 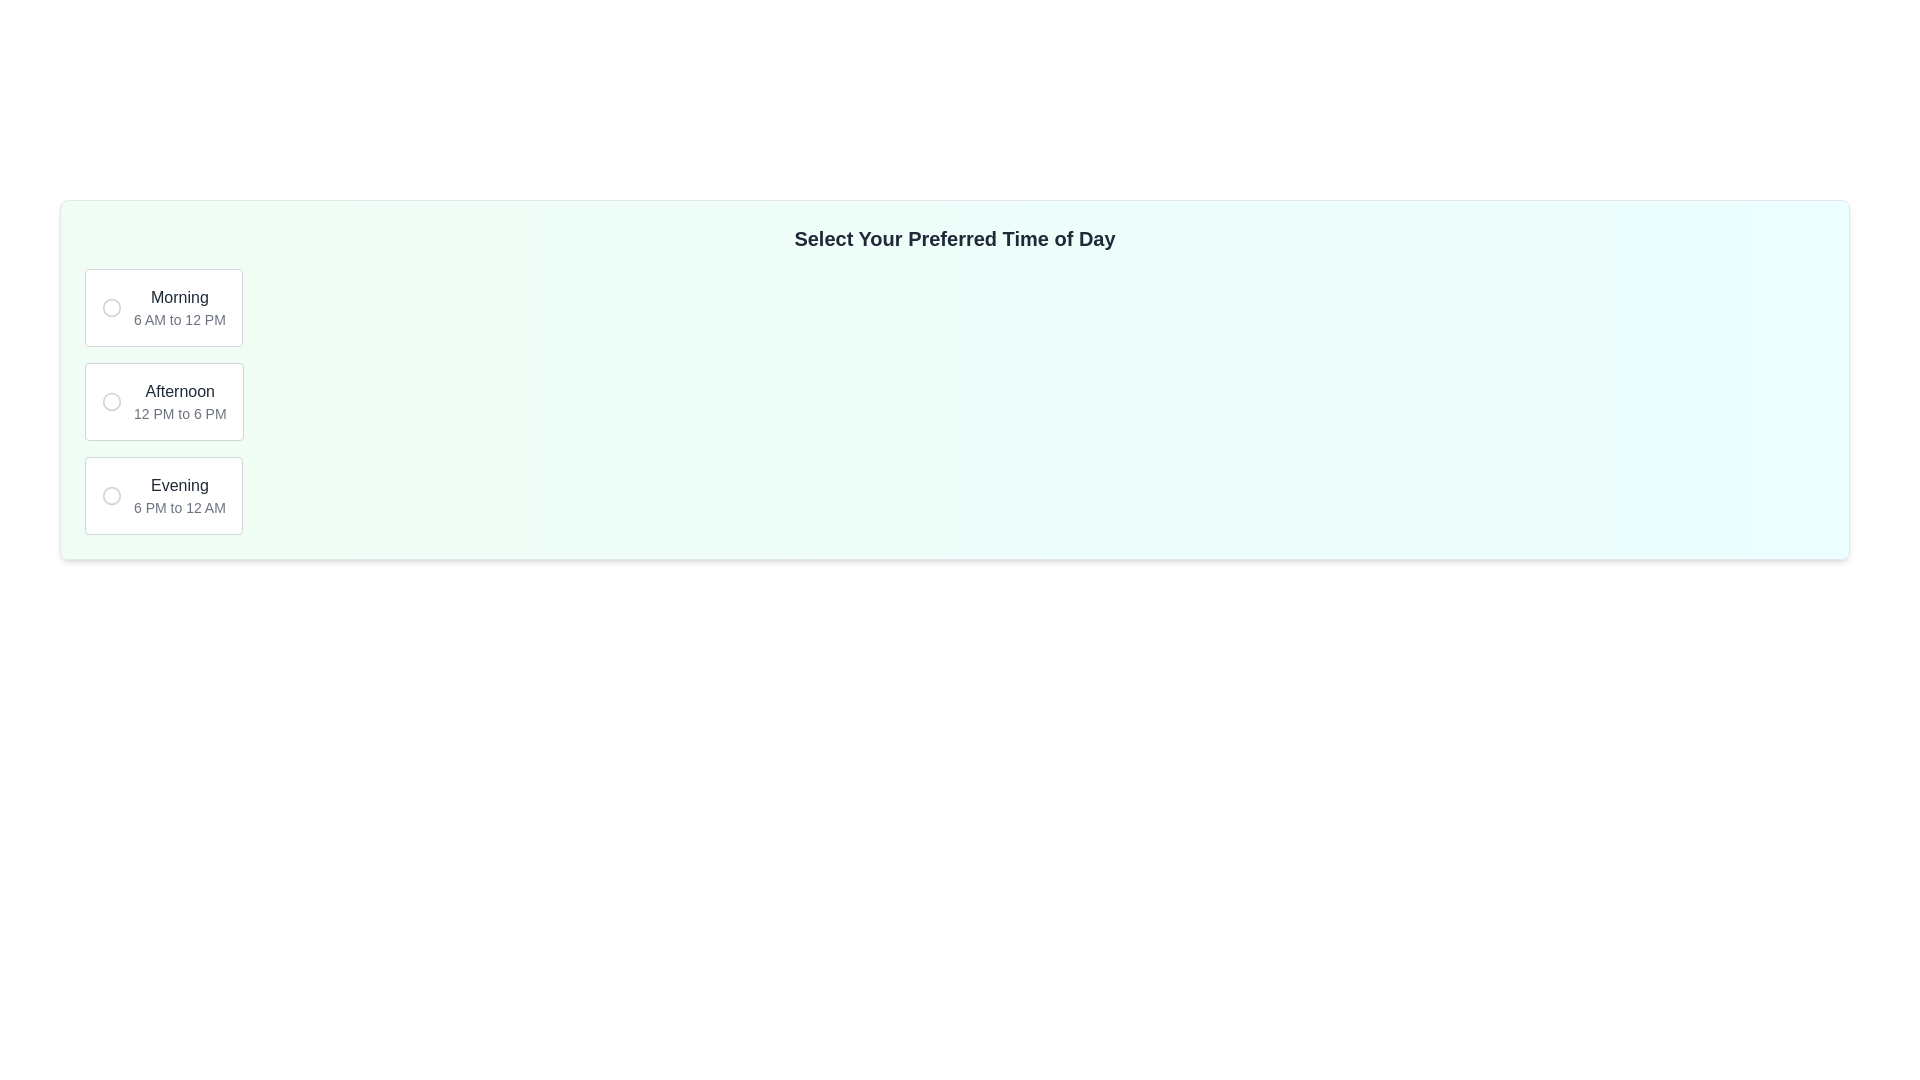 I want to click on the heading text that instructs the user to select a time of day, positioned at the top of a rounded bordered box with a light color gradient background, so click(x=954, y=238).